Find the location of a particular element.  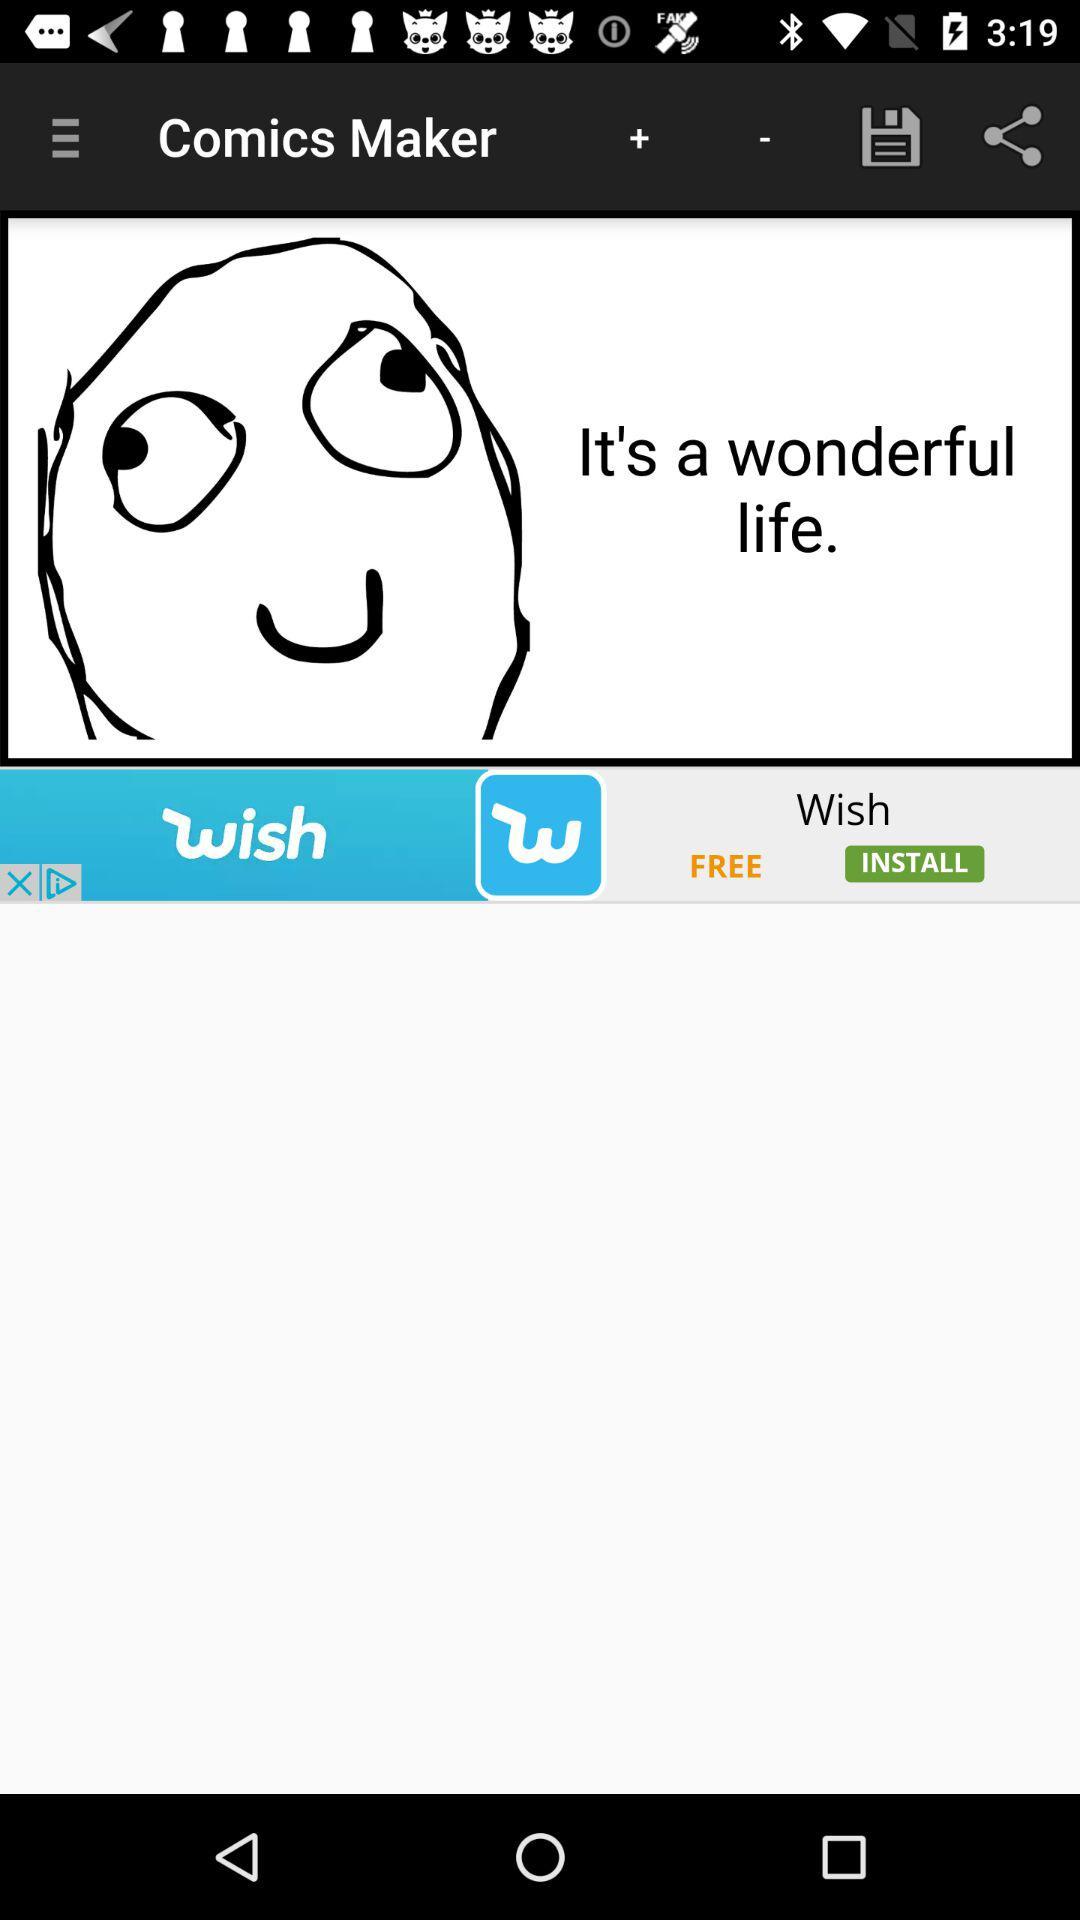

advertisement is located at coordinates (540, 835).